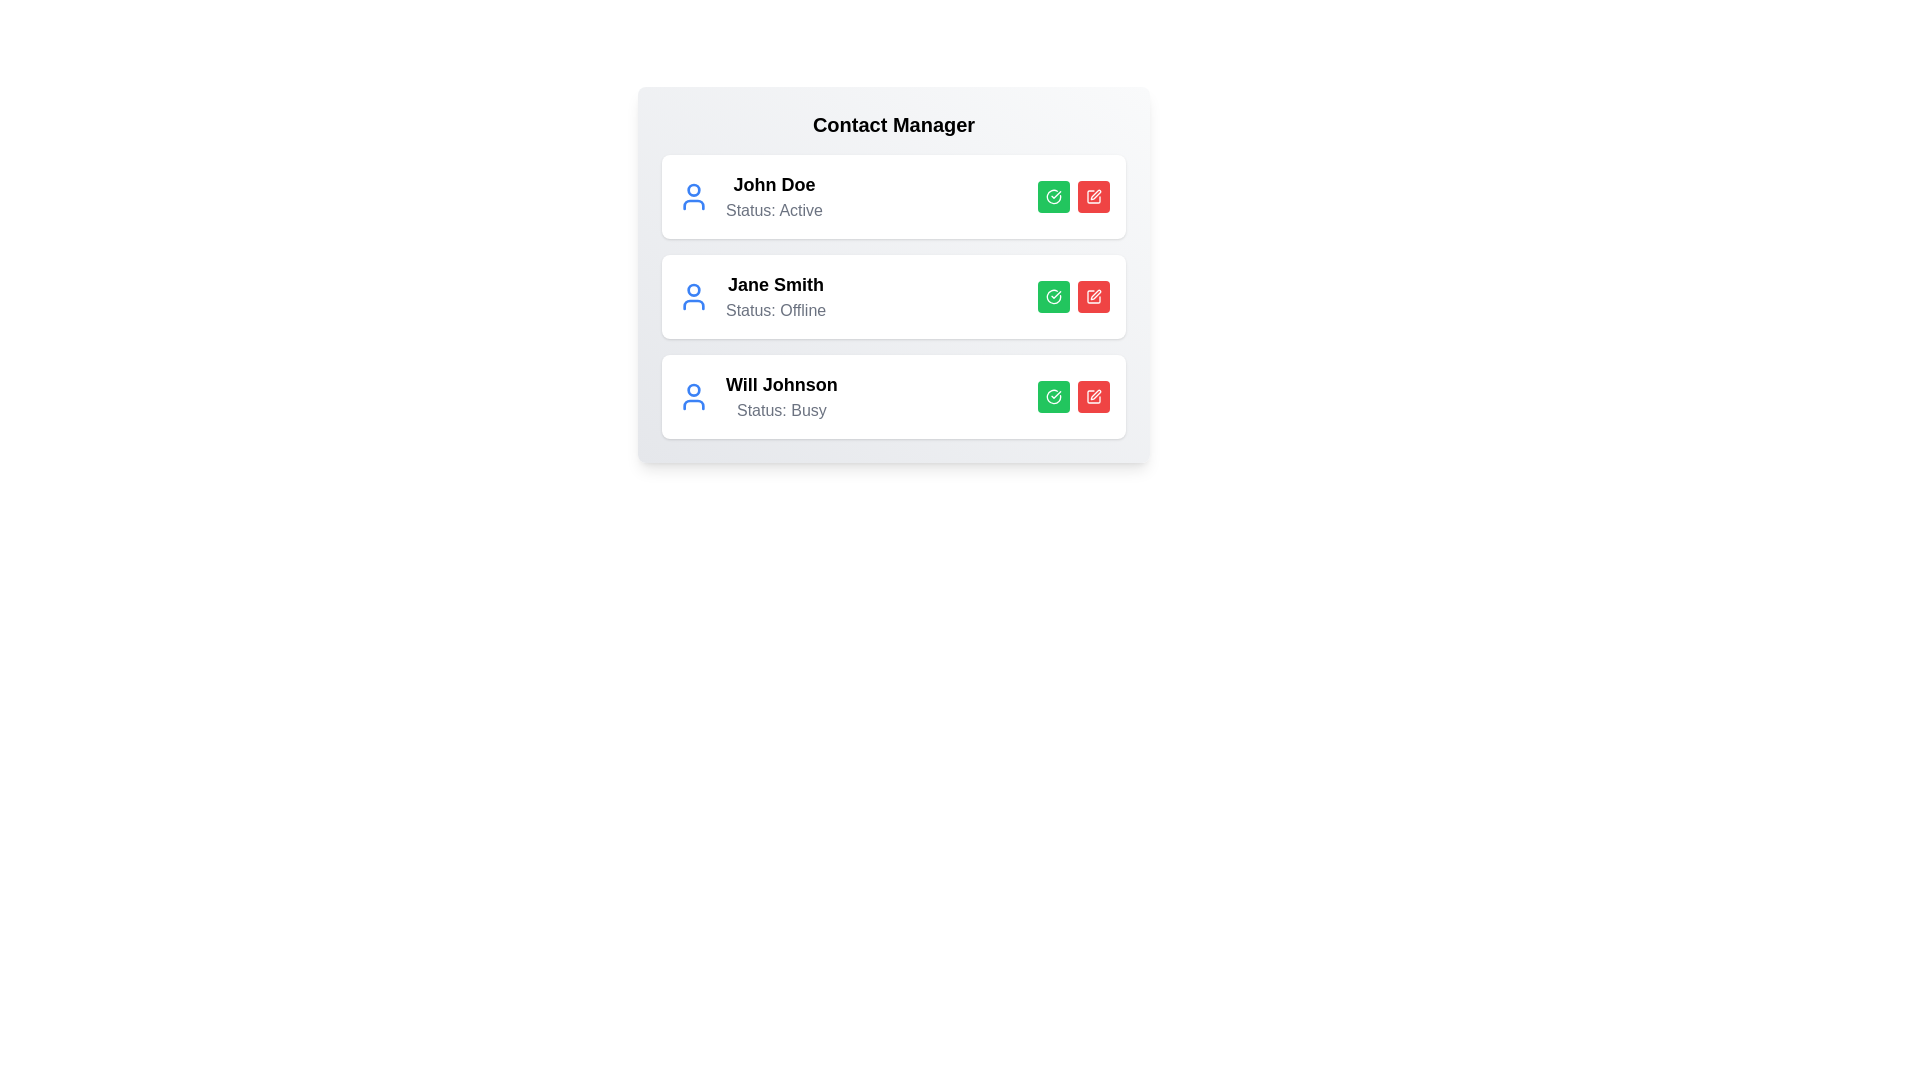 The width and height of the screenshot is (1920, 1080). I want to click on 'Activate' button for the contact with name Will Johnson, so click(1053, 397).